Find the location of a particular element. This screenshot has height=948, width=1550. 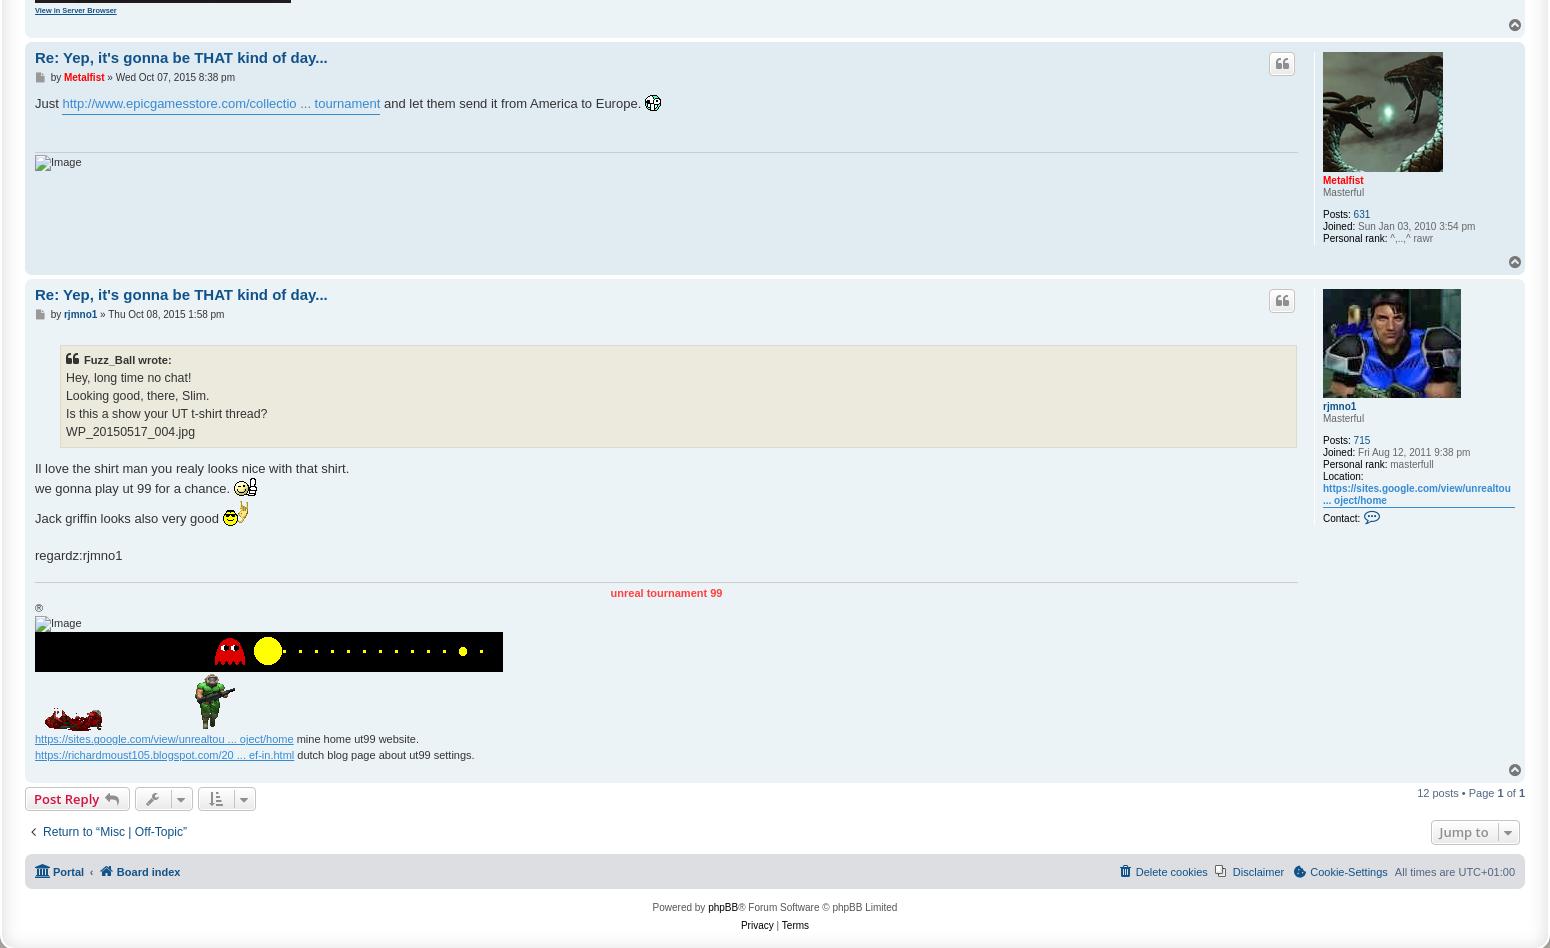

'Board index' is located at coordinates (115, 870).